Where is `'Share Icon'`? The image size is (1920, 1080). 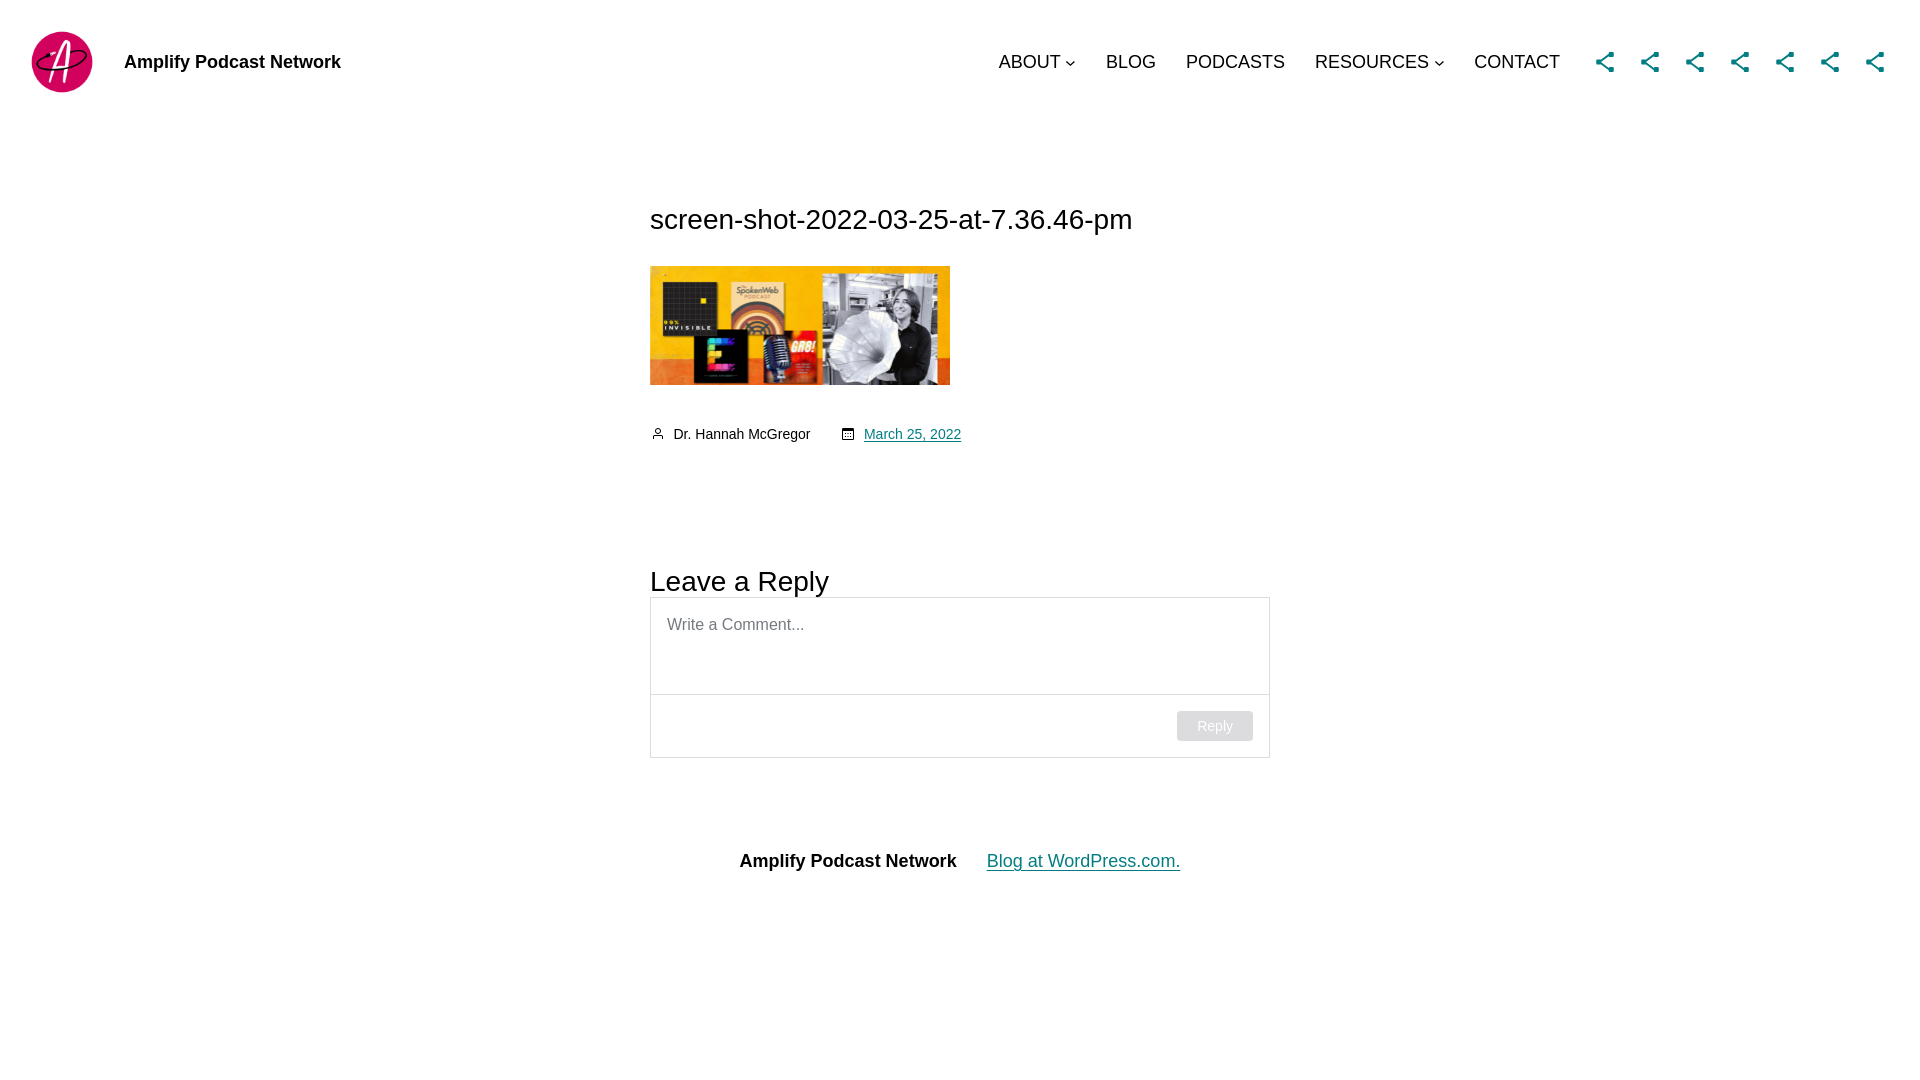
'Share Icon' is located at coordinates (1723, 60).